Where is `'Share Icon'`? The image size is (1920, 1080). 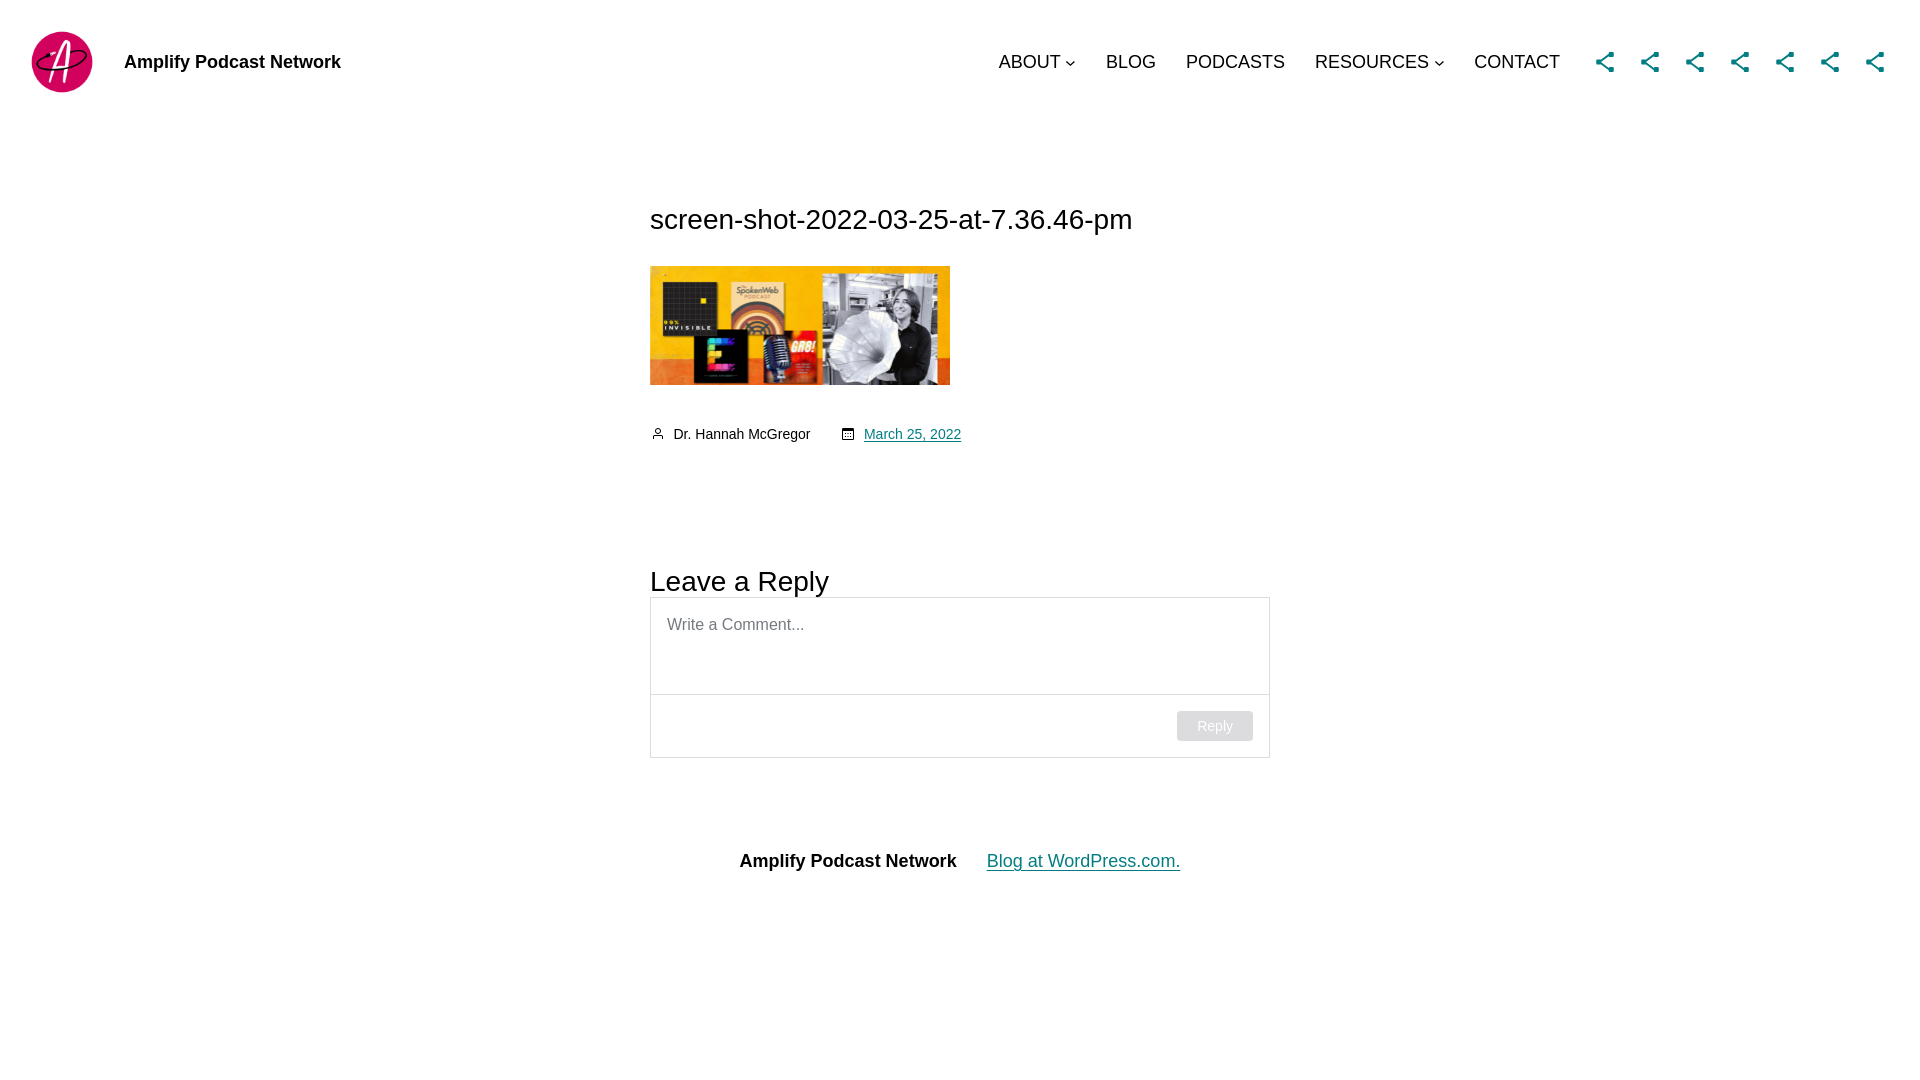
'Share Icon' is located at coordinates (1723, 60).